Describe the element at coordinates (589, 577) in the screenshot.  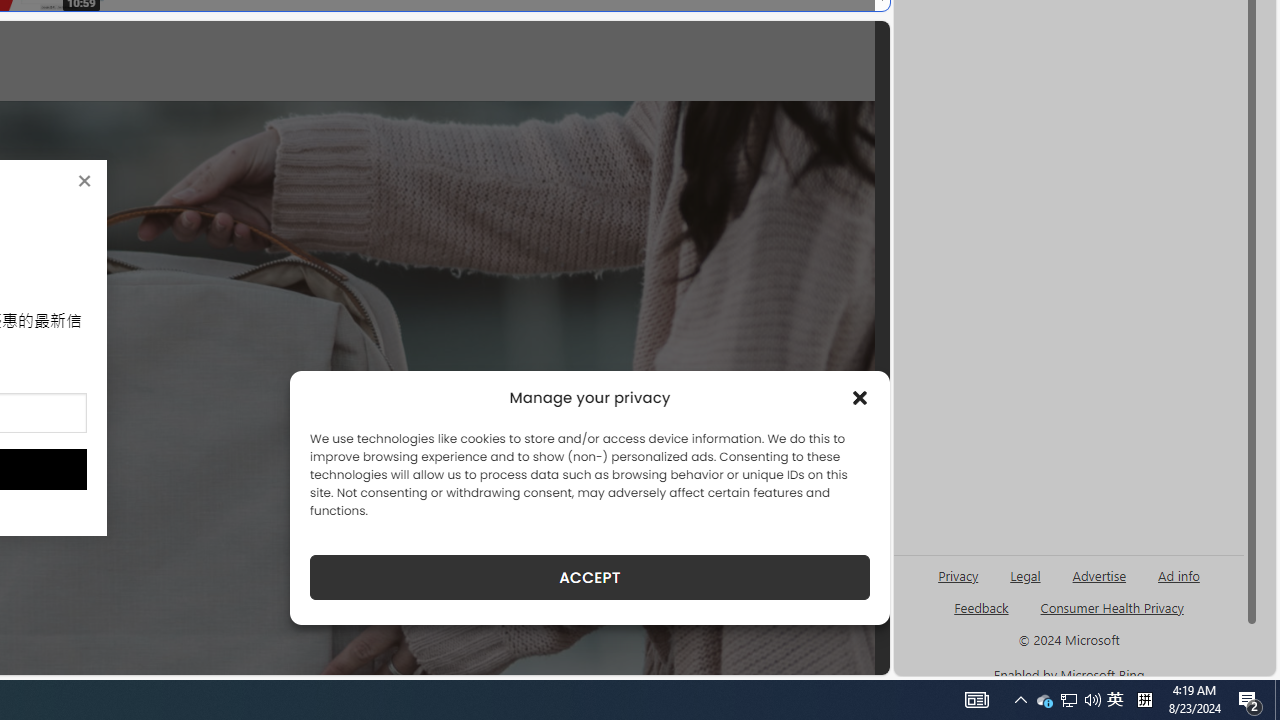
I see `'ACCEPT'` at that location.